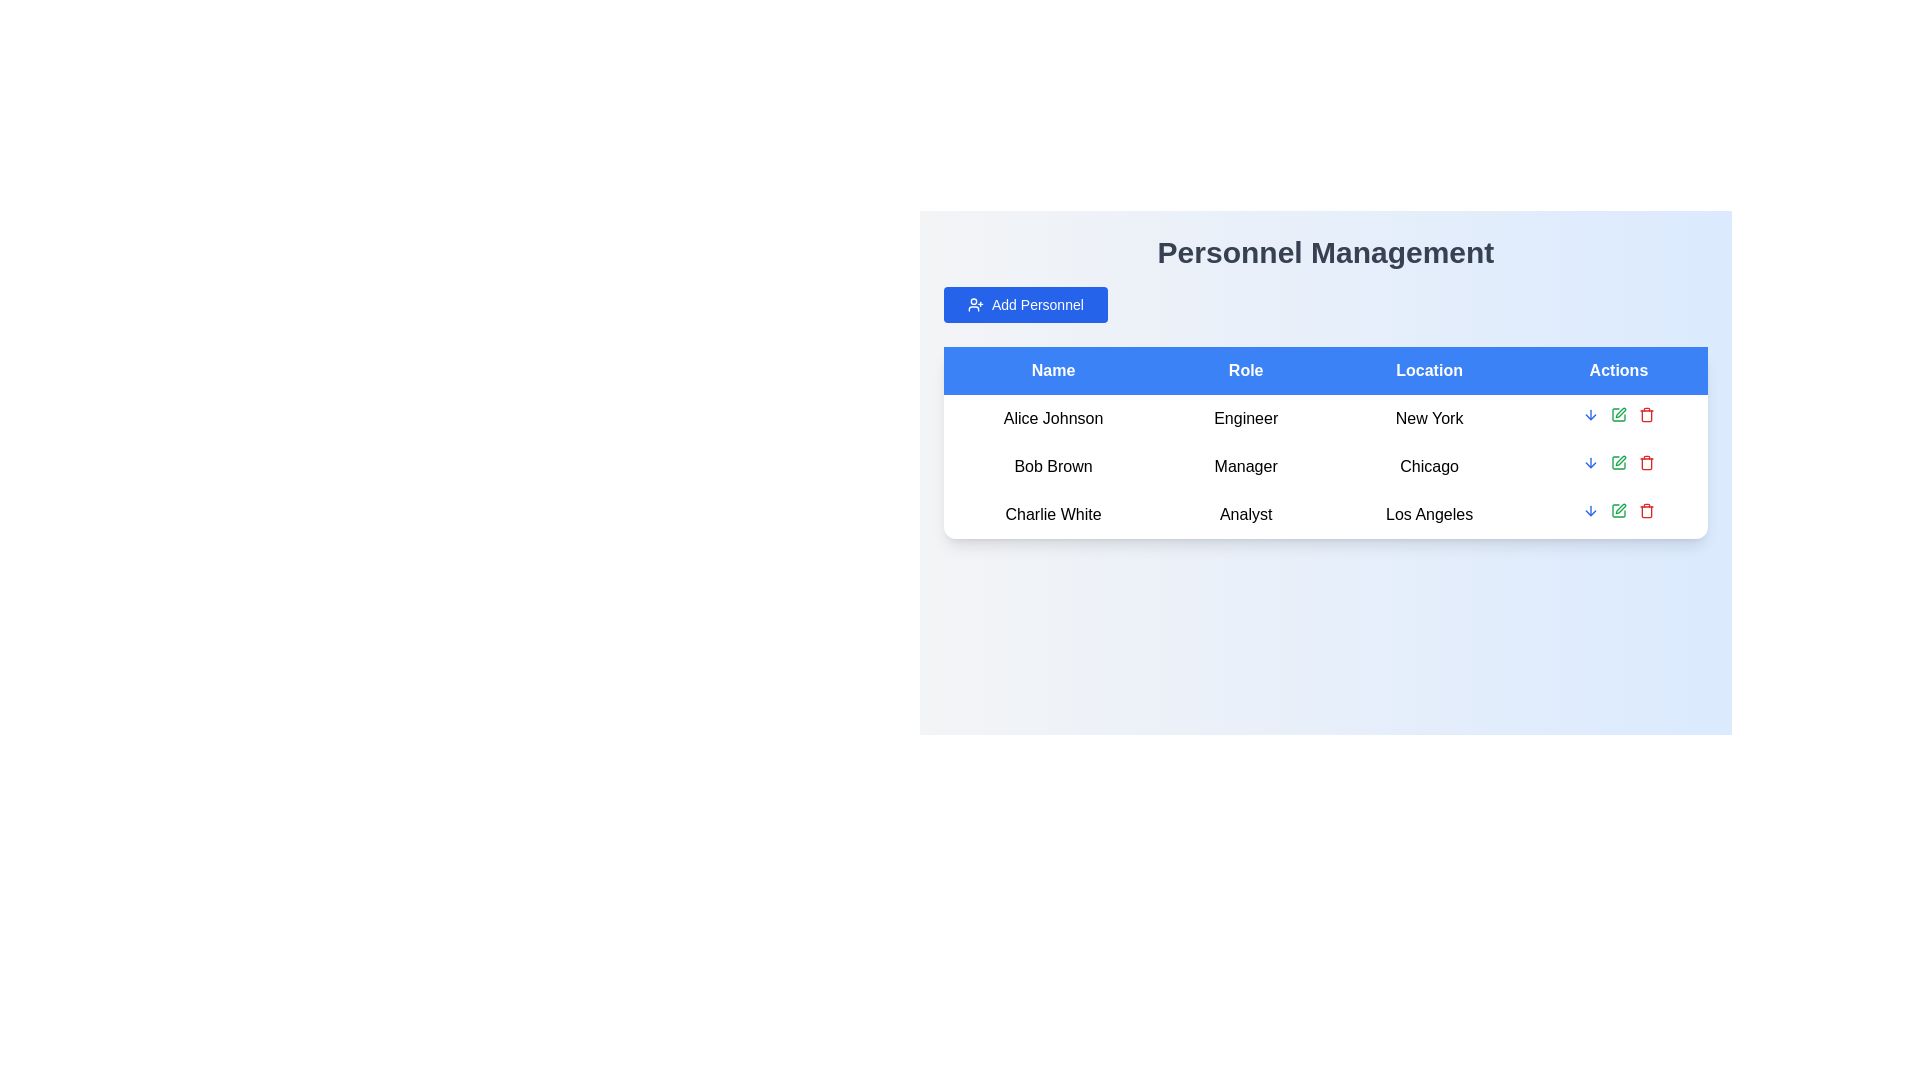 This screenshot has width=1920, height=1080. I want to click on to select the first row of the table containing 'Alice Johnson', 'Engineer', and 'New York', so click(1325, 418).